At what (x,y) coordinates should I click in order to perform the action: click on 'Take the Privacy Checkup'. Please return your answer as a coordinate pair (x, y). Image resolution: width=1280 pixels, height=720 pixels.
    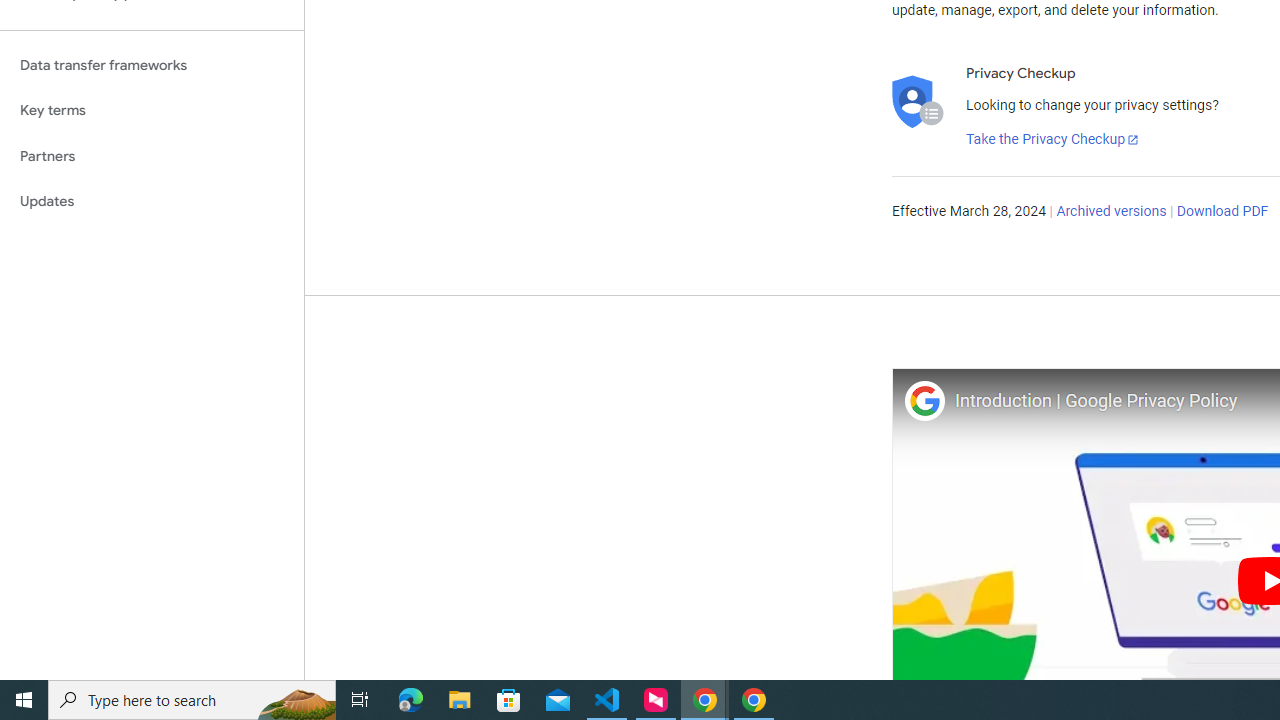
    Looking at the image, I should click on (1052, 139).